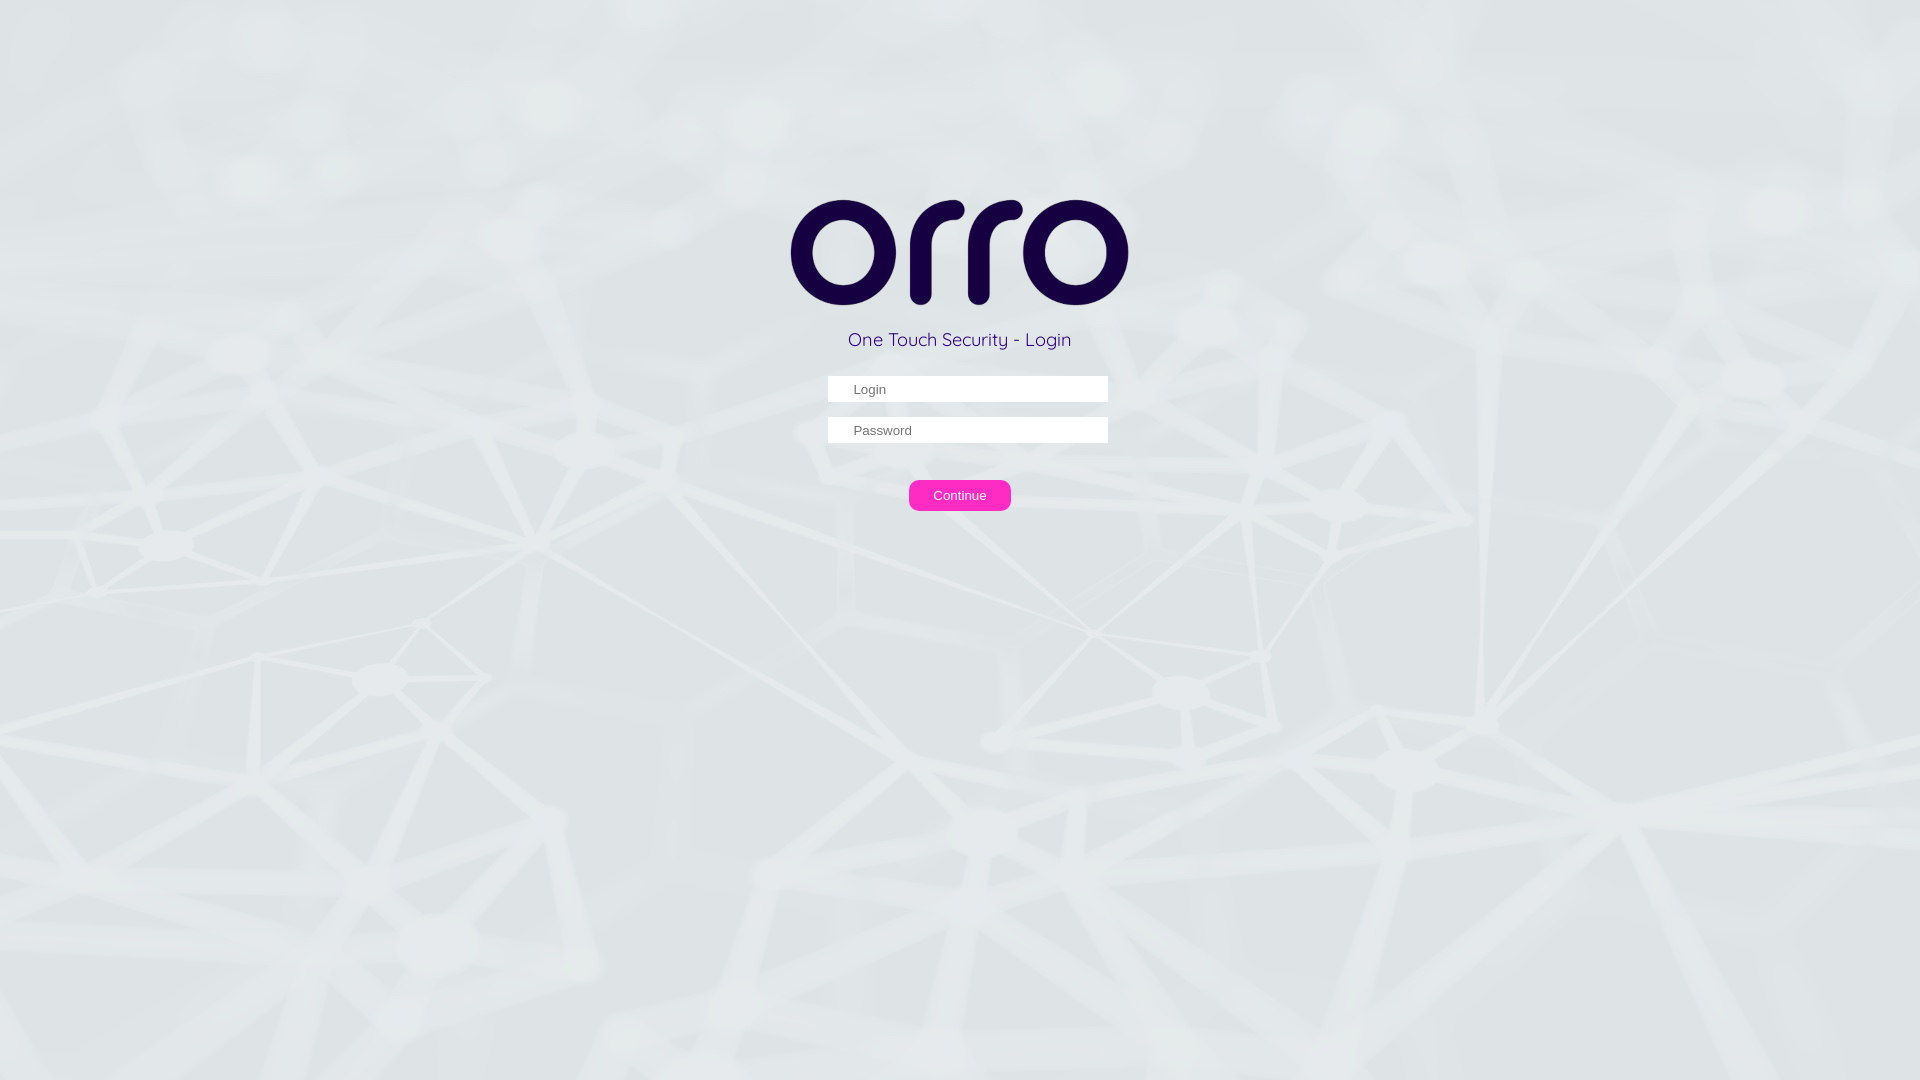  Describe the element at coordinates (960, 495) in the screenshot. I see `'Continue'` at that location.